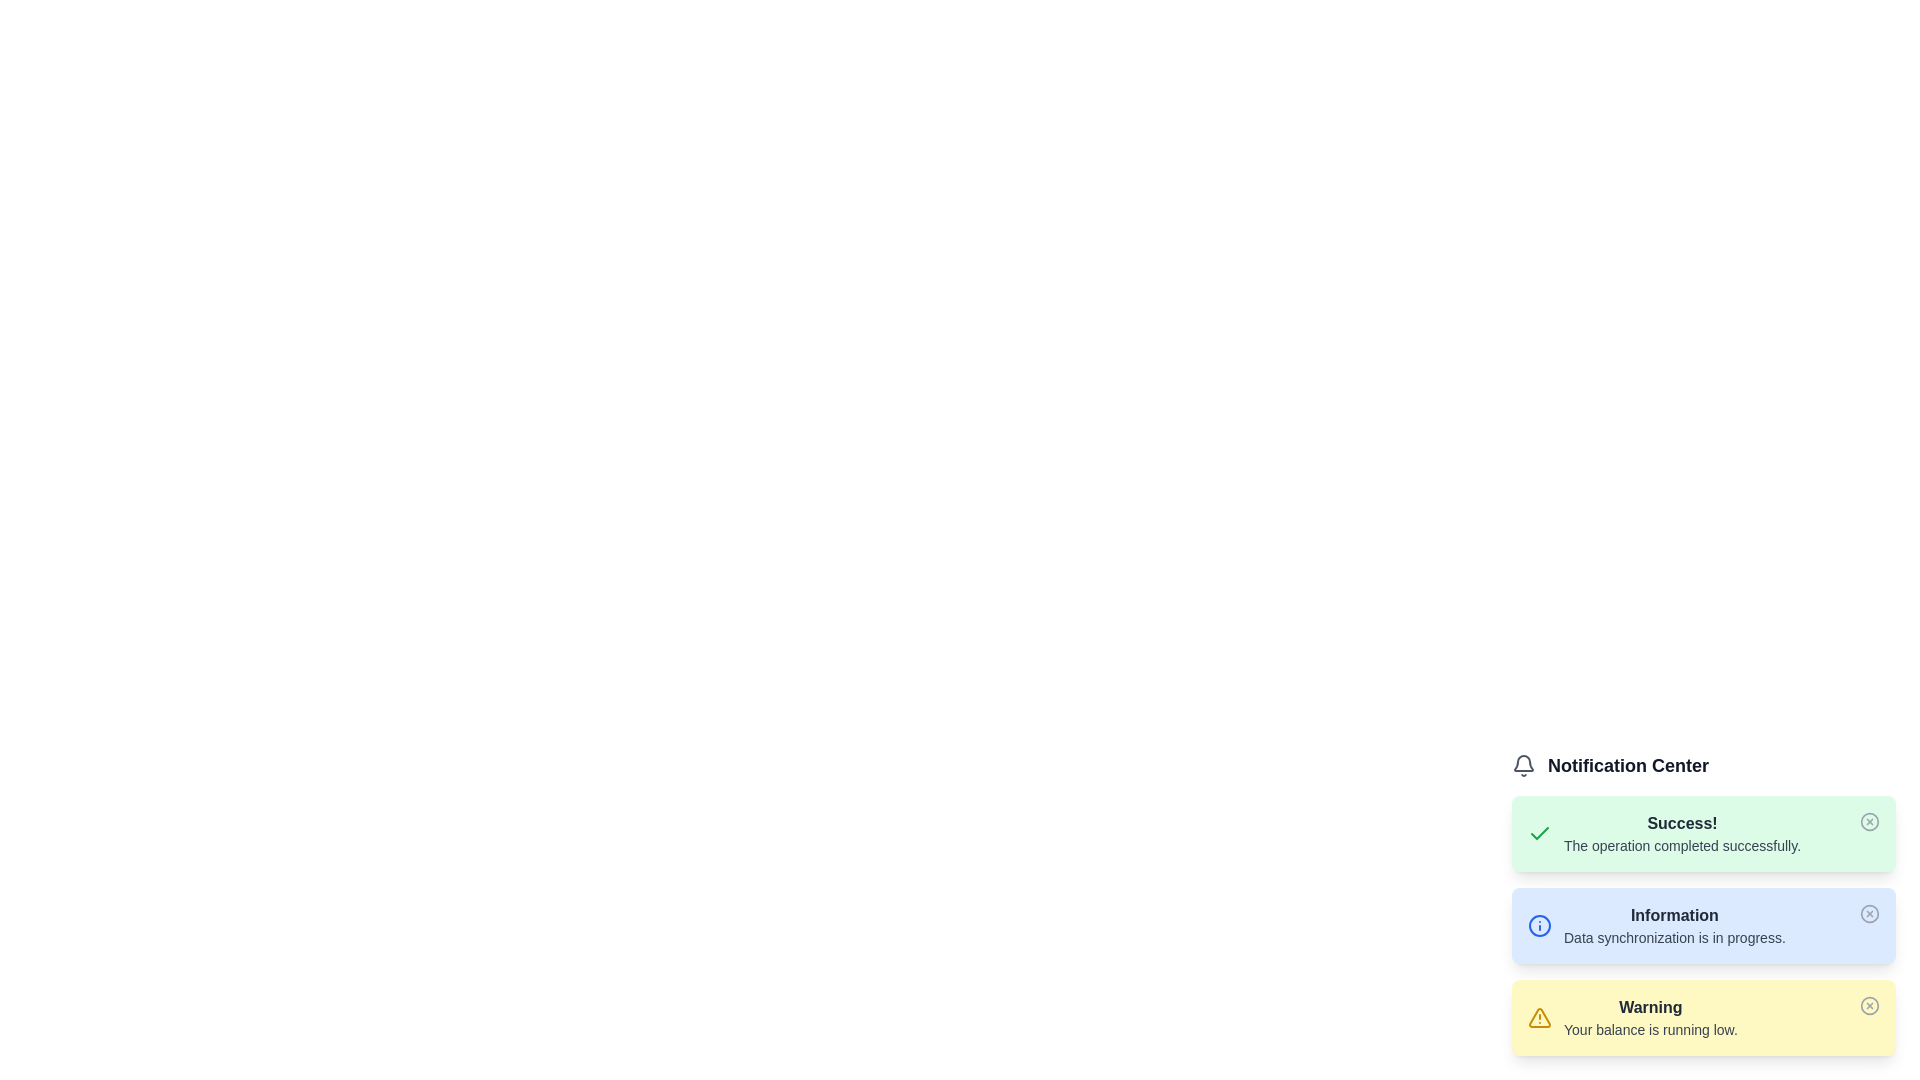 The width and height of the screenshot is (1920, 1080). I want to click on context clues, so click(1674, 937).